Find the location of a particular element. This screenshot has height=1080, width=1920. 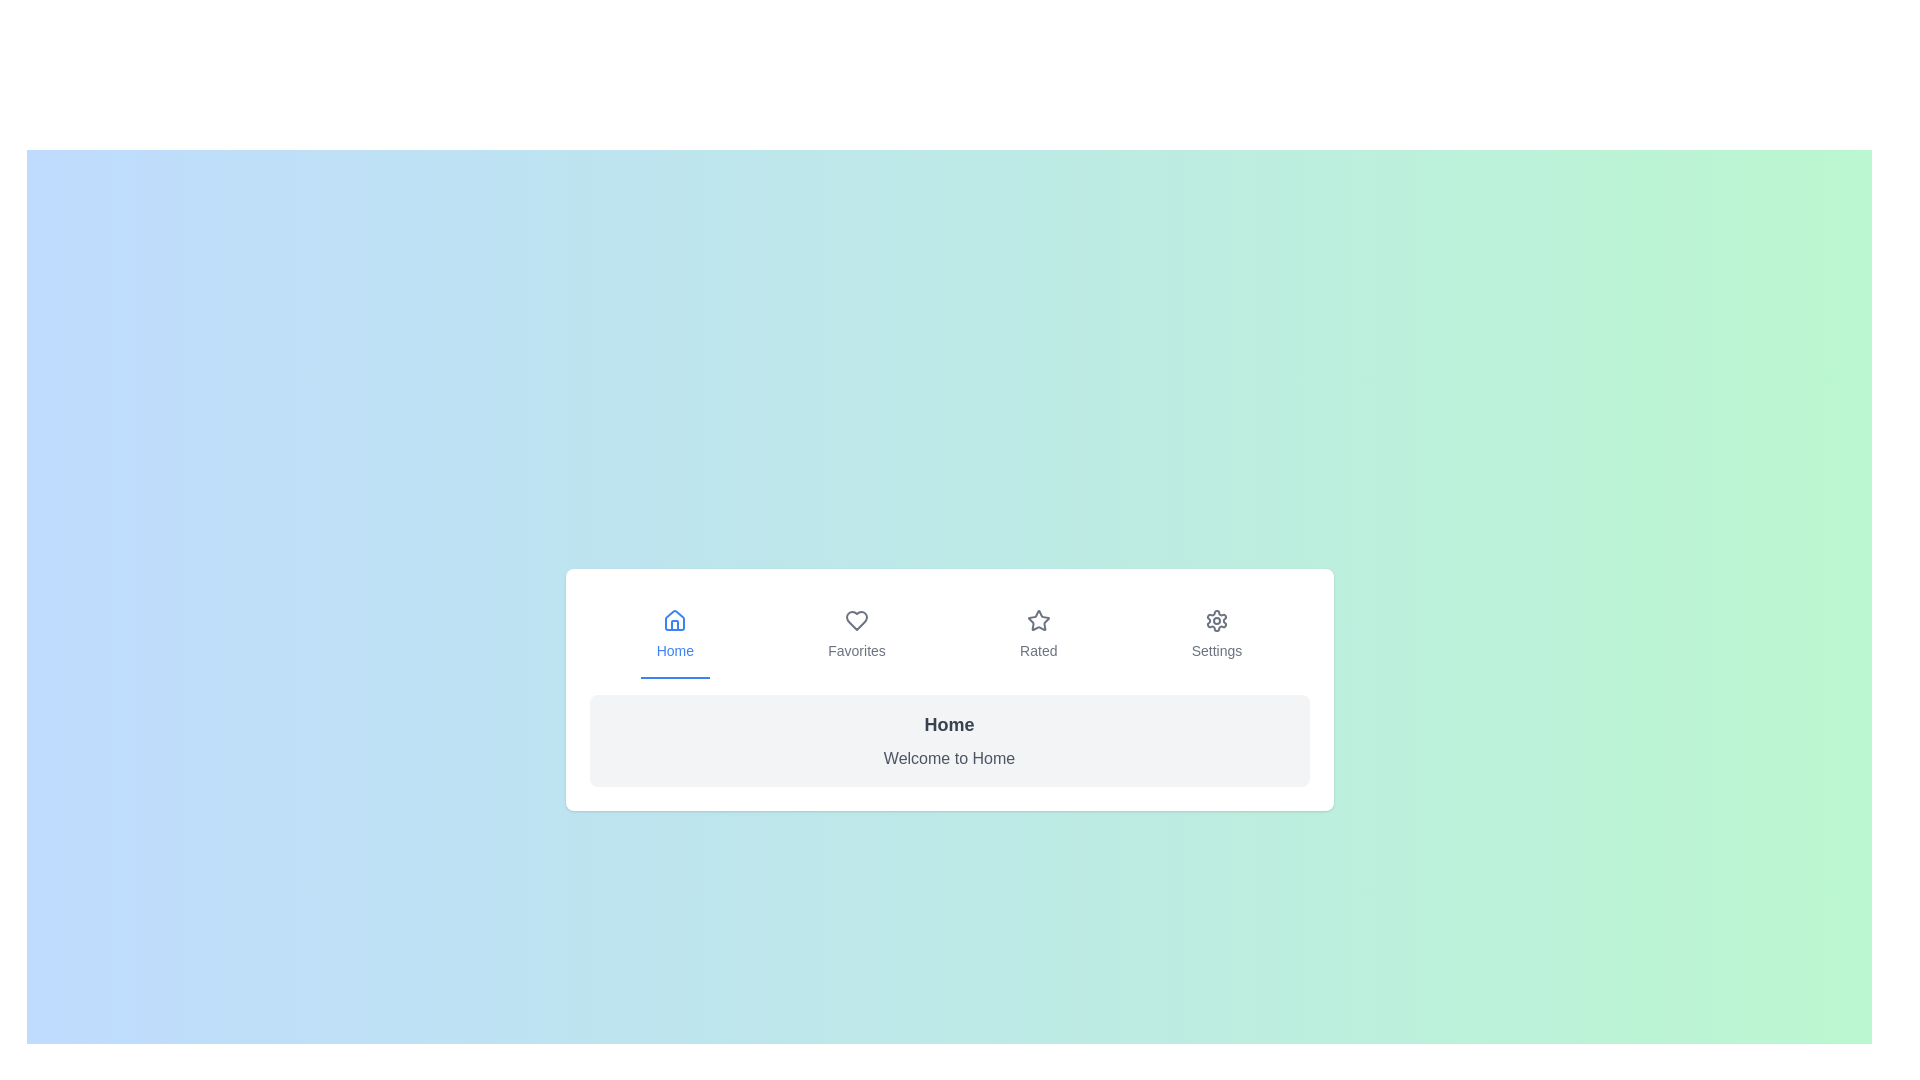

the tab labeled Rated is located at coordinates (1038, 636).